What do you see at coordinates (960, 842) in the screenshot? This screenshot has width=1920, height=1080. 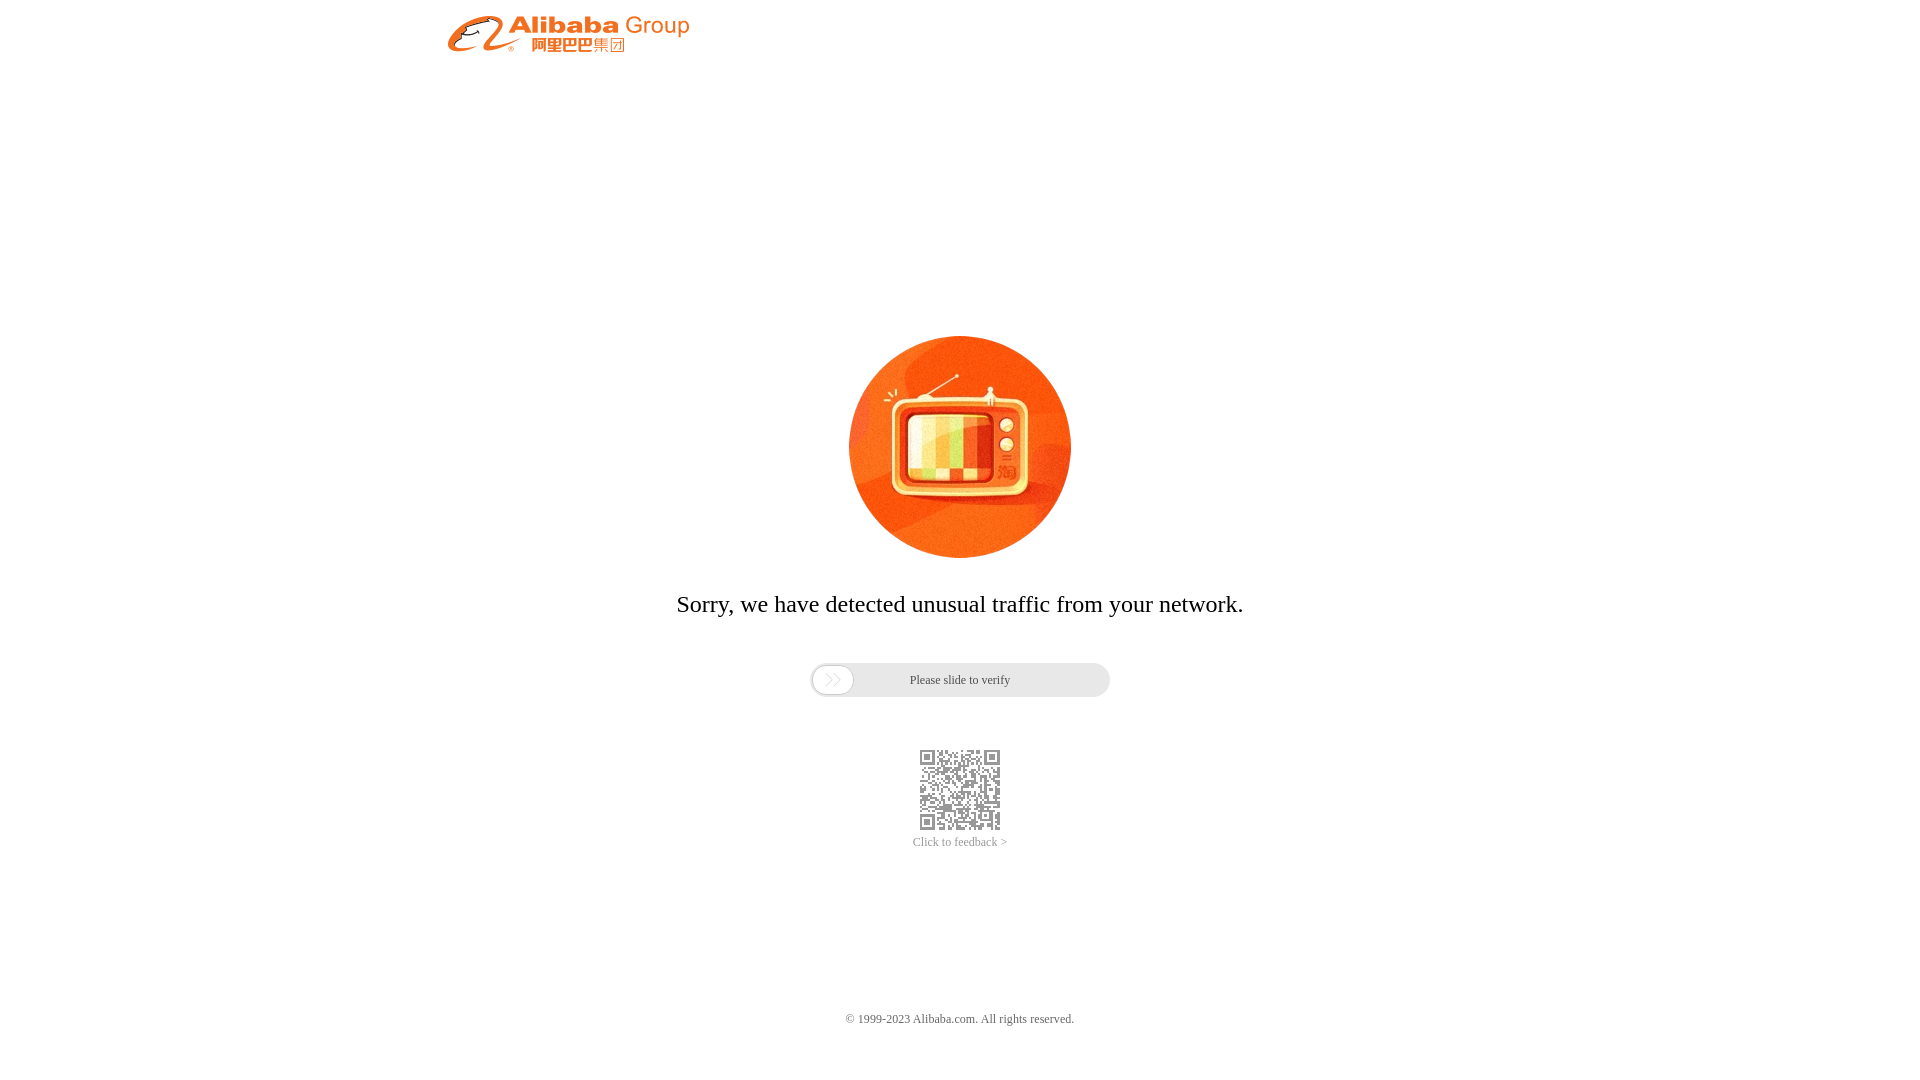 I see `'Click to feedback >'` at bounding box center [960, 842].